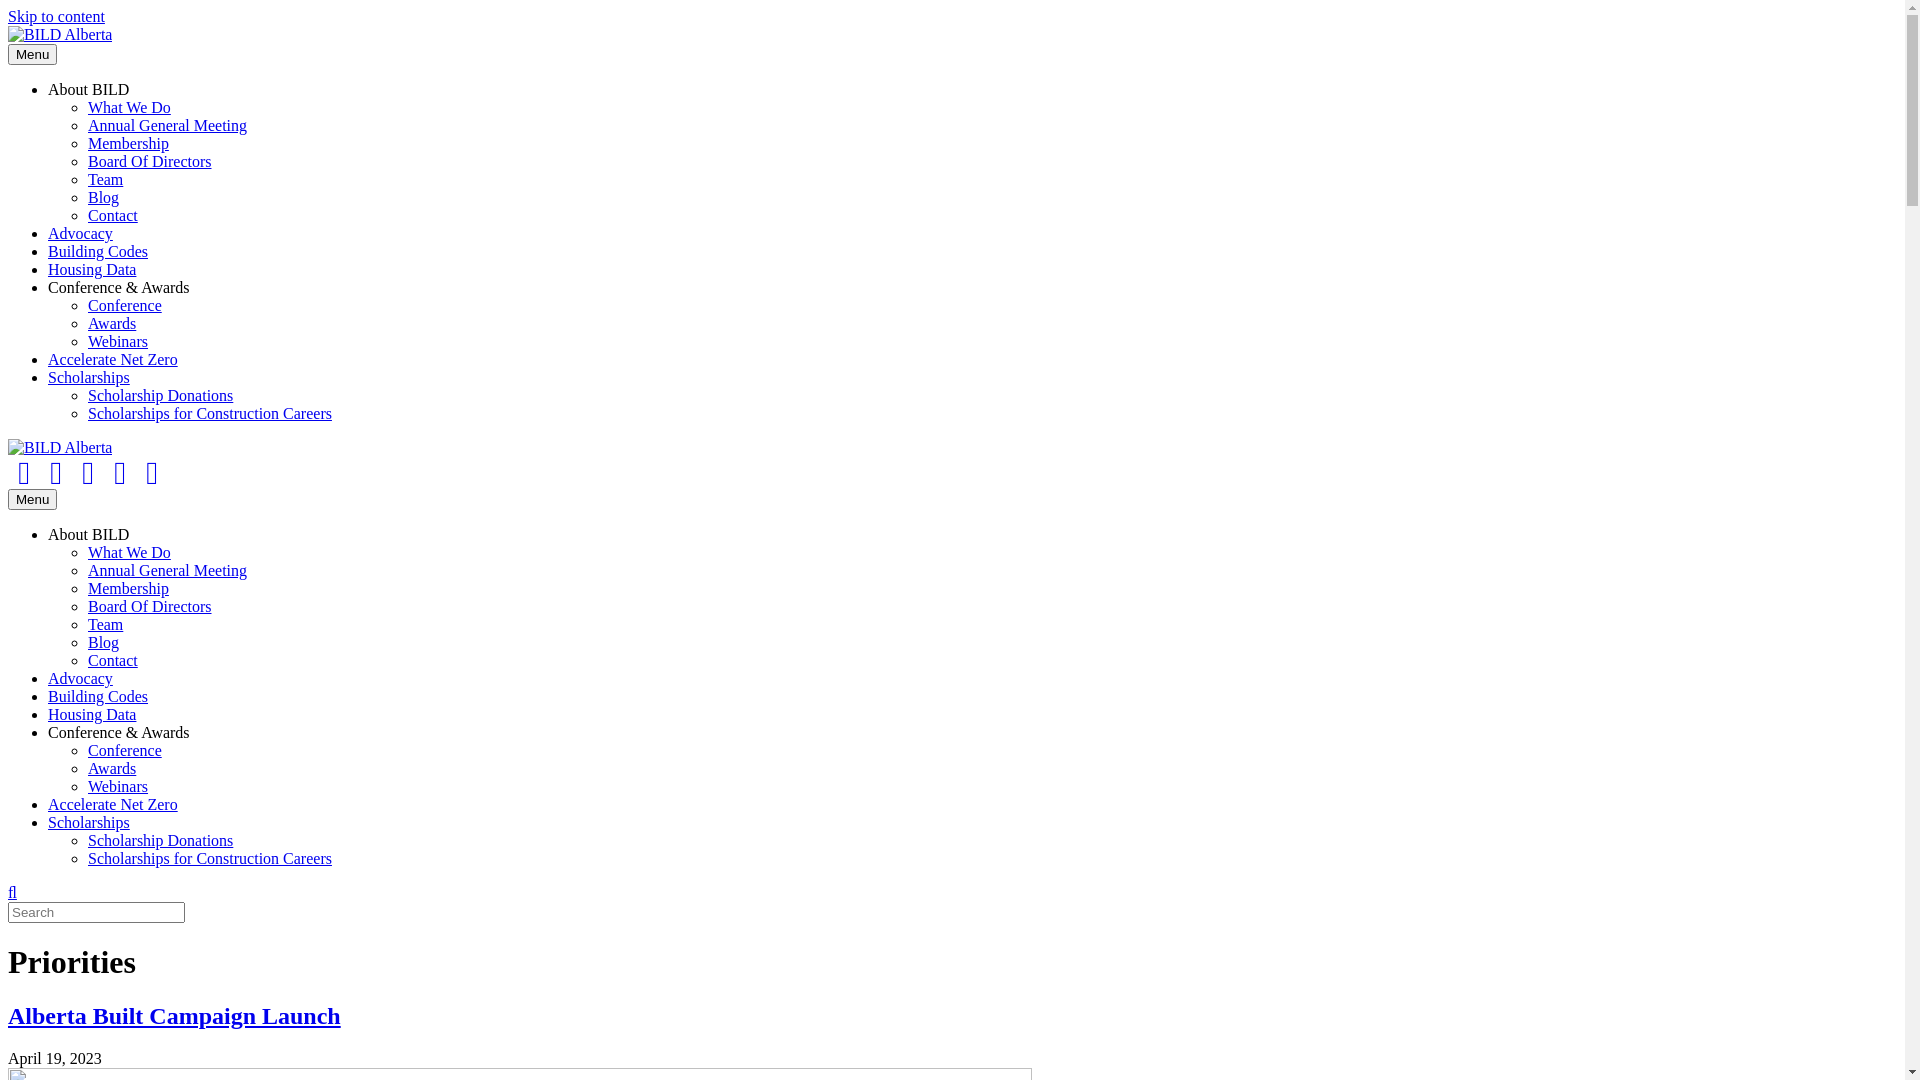  Describe the element at coordinates (128, 107) in the screenshot. I see `'What We Do'` at that location.